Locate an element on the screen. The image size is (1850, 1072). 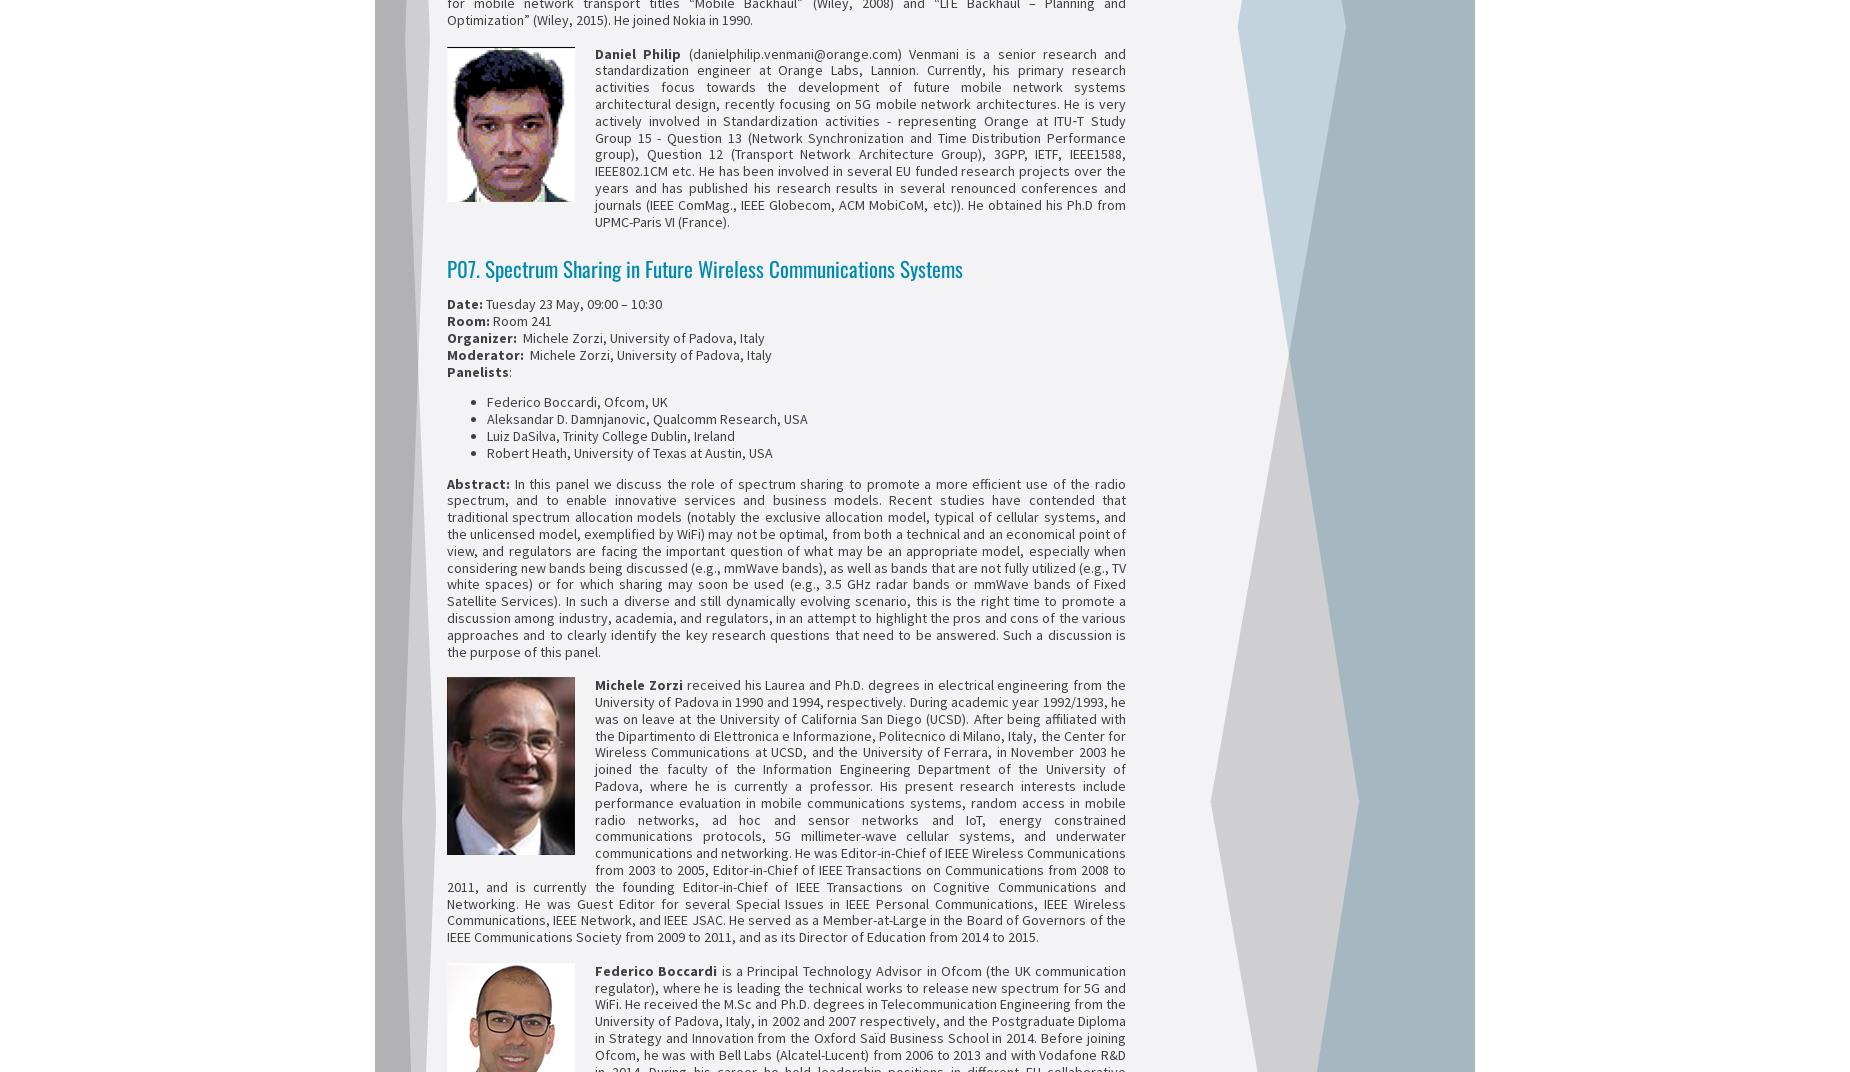
'P07. Spectrum Sharing in Future Wireless Communications Systems' is located at coordinates (705, 267).